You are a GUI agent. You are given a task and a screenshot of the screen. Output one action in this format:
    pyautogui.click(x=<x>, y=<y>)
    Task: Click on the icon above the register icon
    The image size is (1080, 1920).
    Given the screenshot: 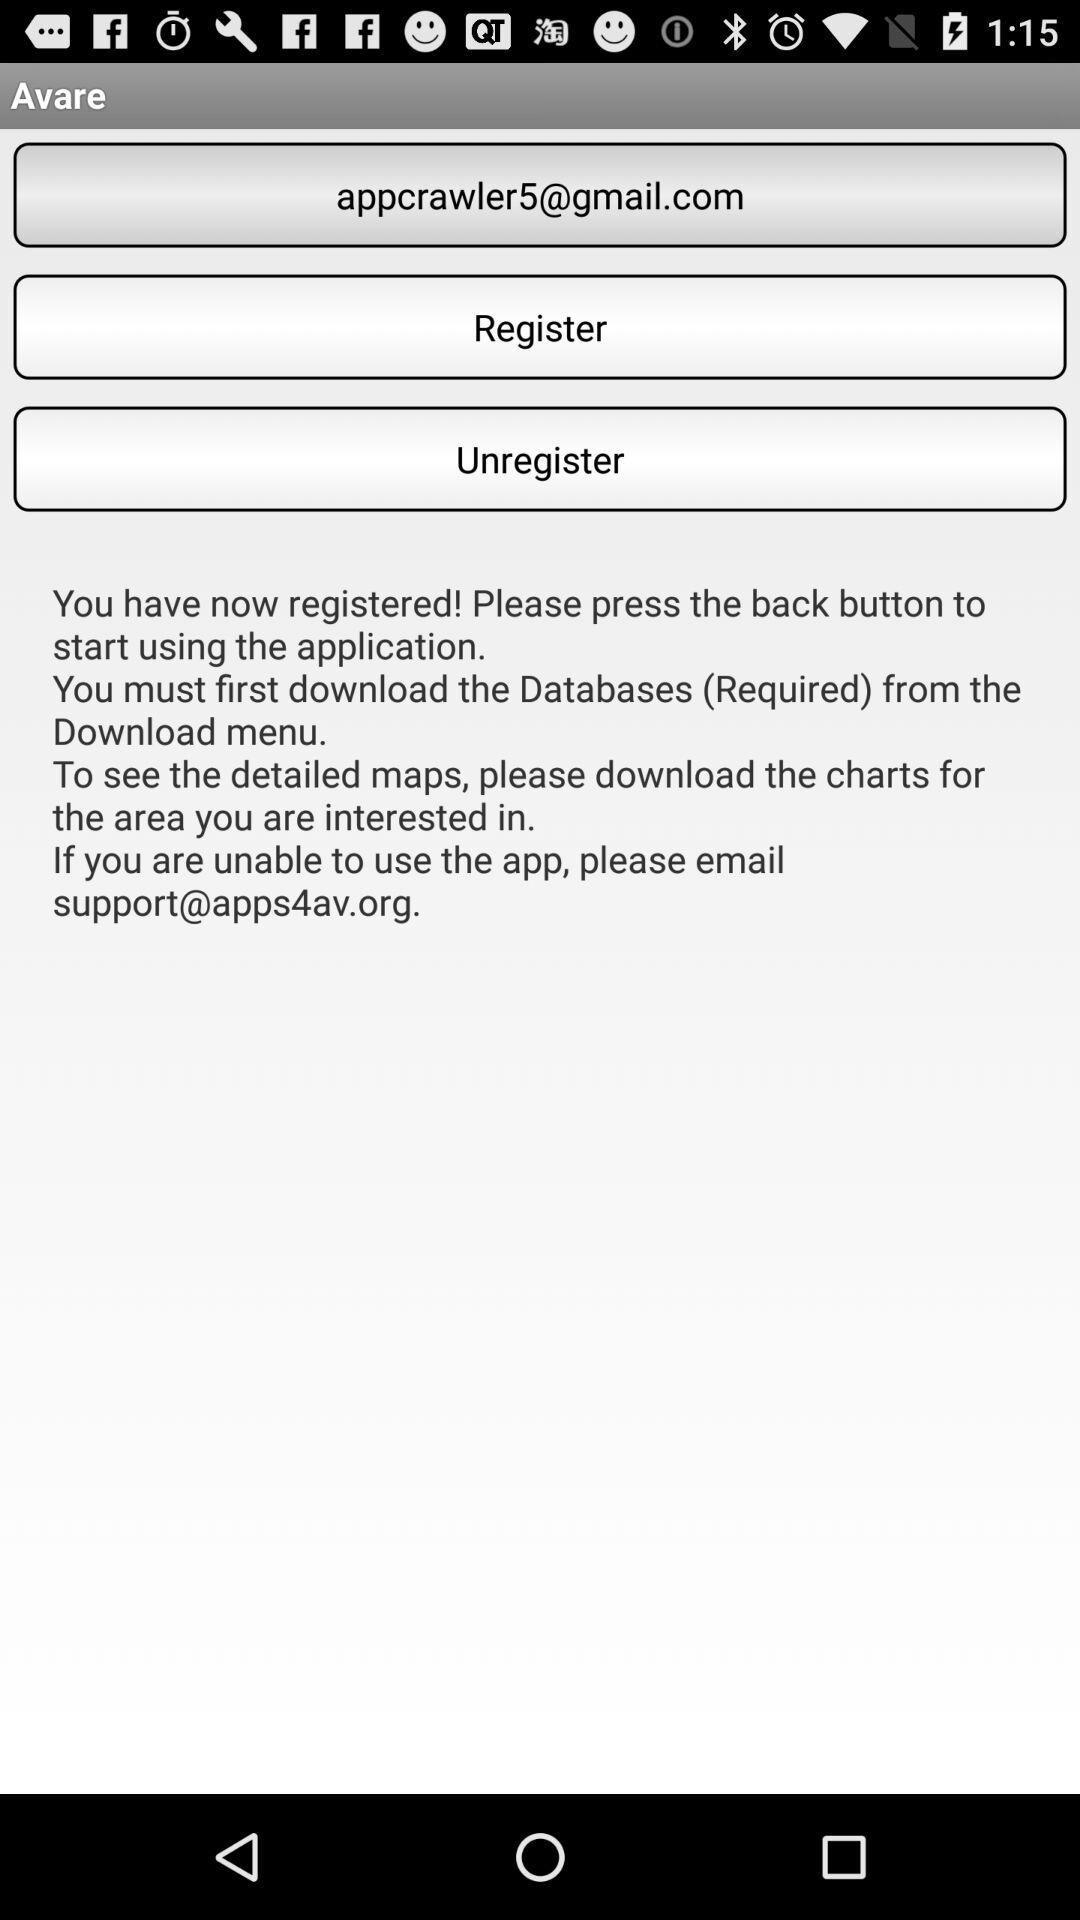 What is the action you would take?
    pyautogui.click(x=540, y=195)
    